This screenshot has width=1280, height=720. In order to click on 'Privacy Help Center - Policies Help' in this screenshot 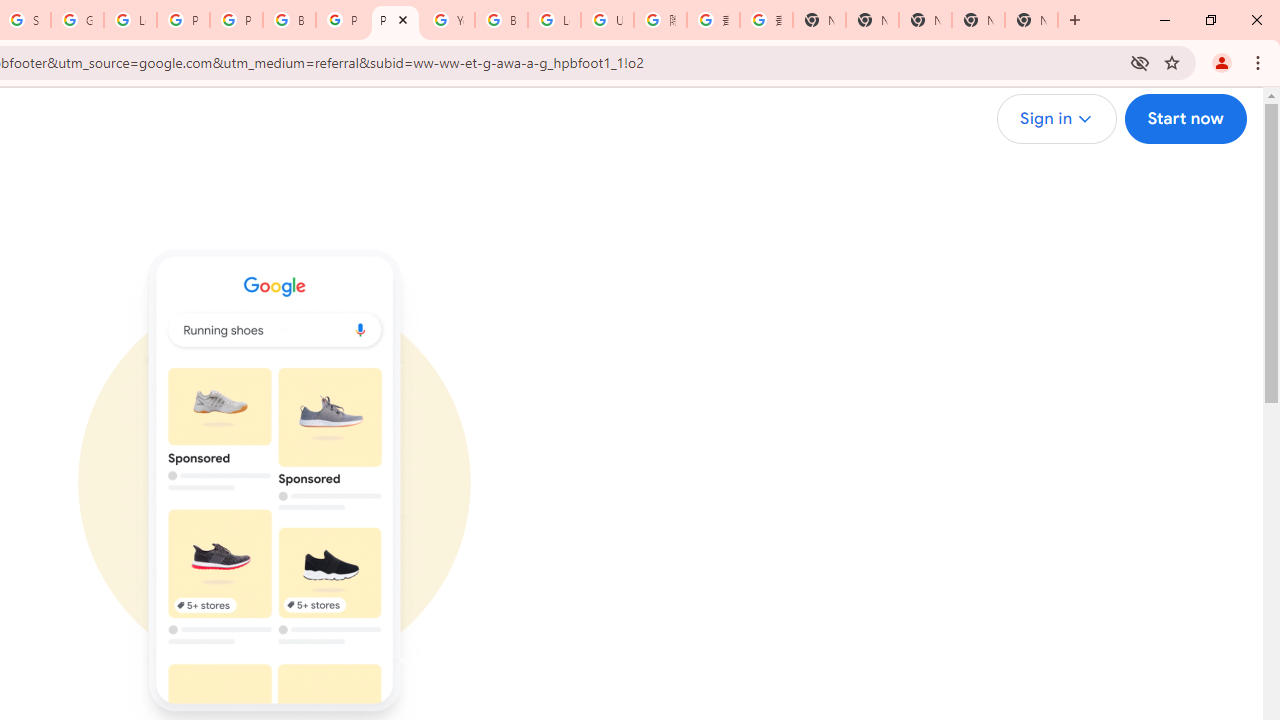, I will do `click(236, 20)`.